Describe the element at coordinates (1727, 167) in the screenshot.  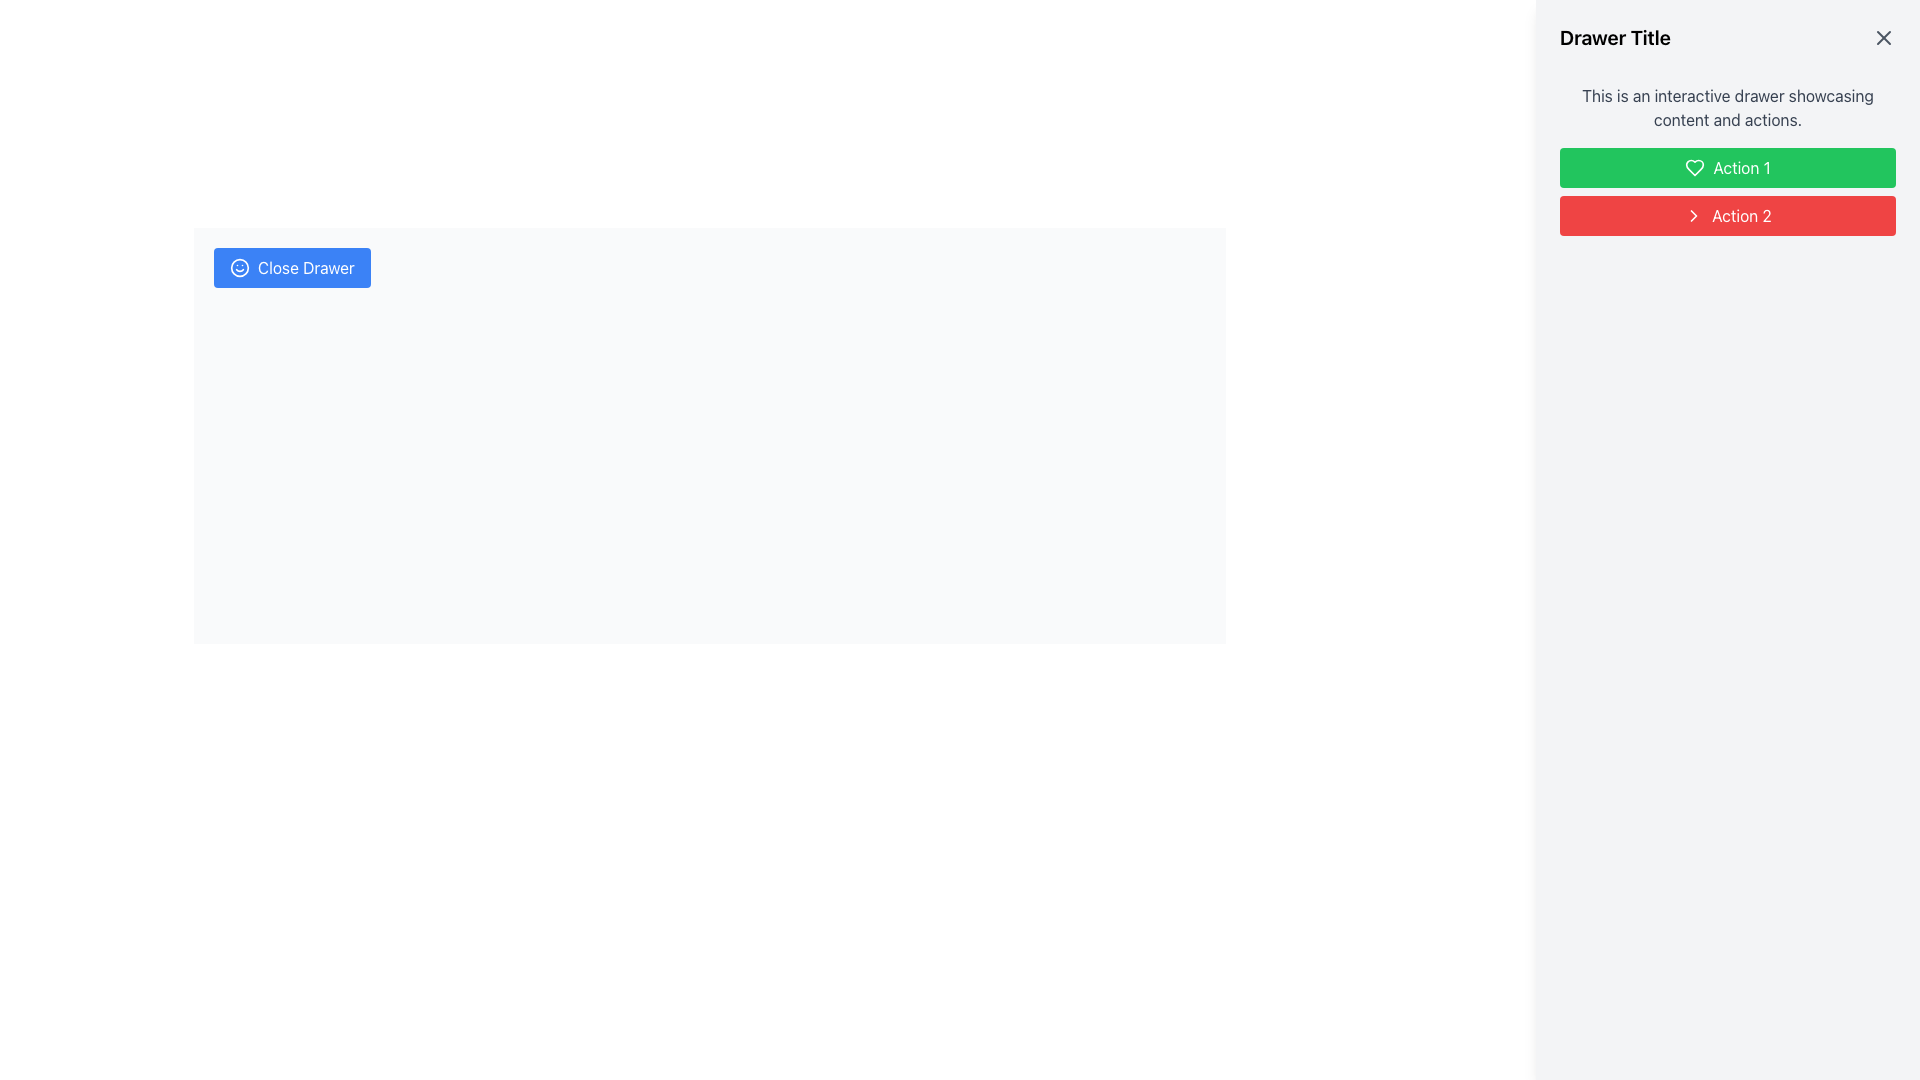
I see `the green rectangular button labeled 'Action 1' with a white heart icon` at that location.